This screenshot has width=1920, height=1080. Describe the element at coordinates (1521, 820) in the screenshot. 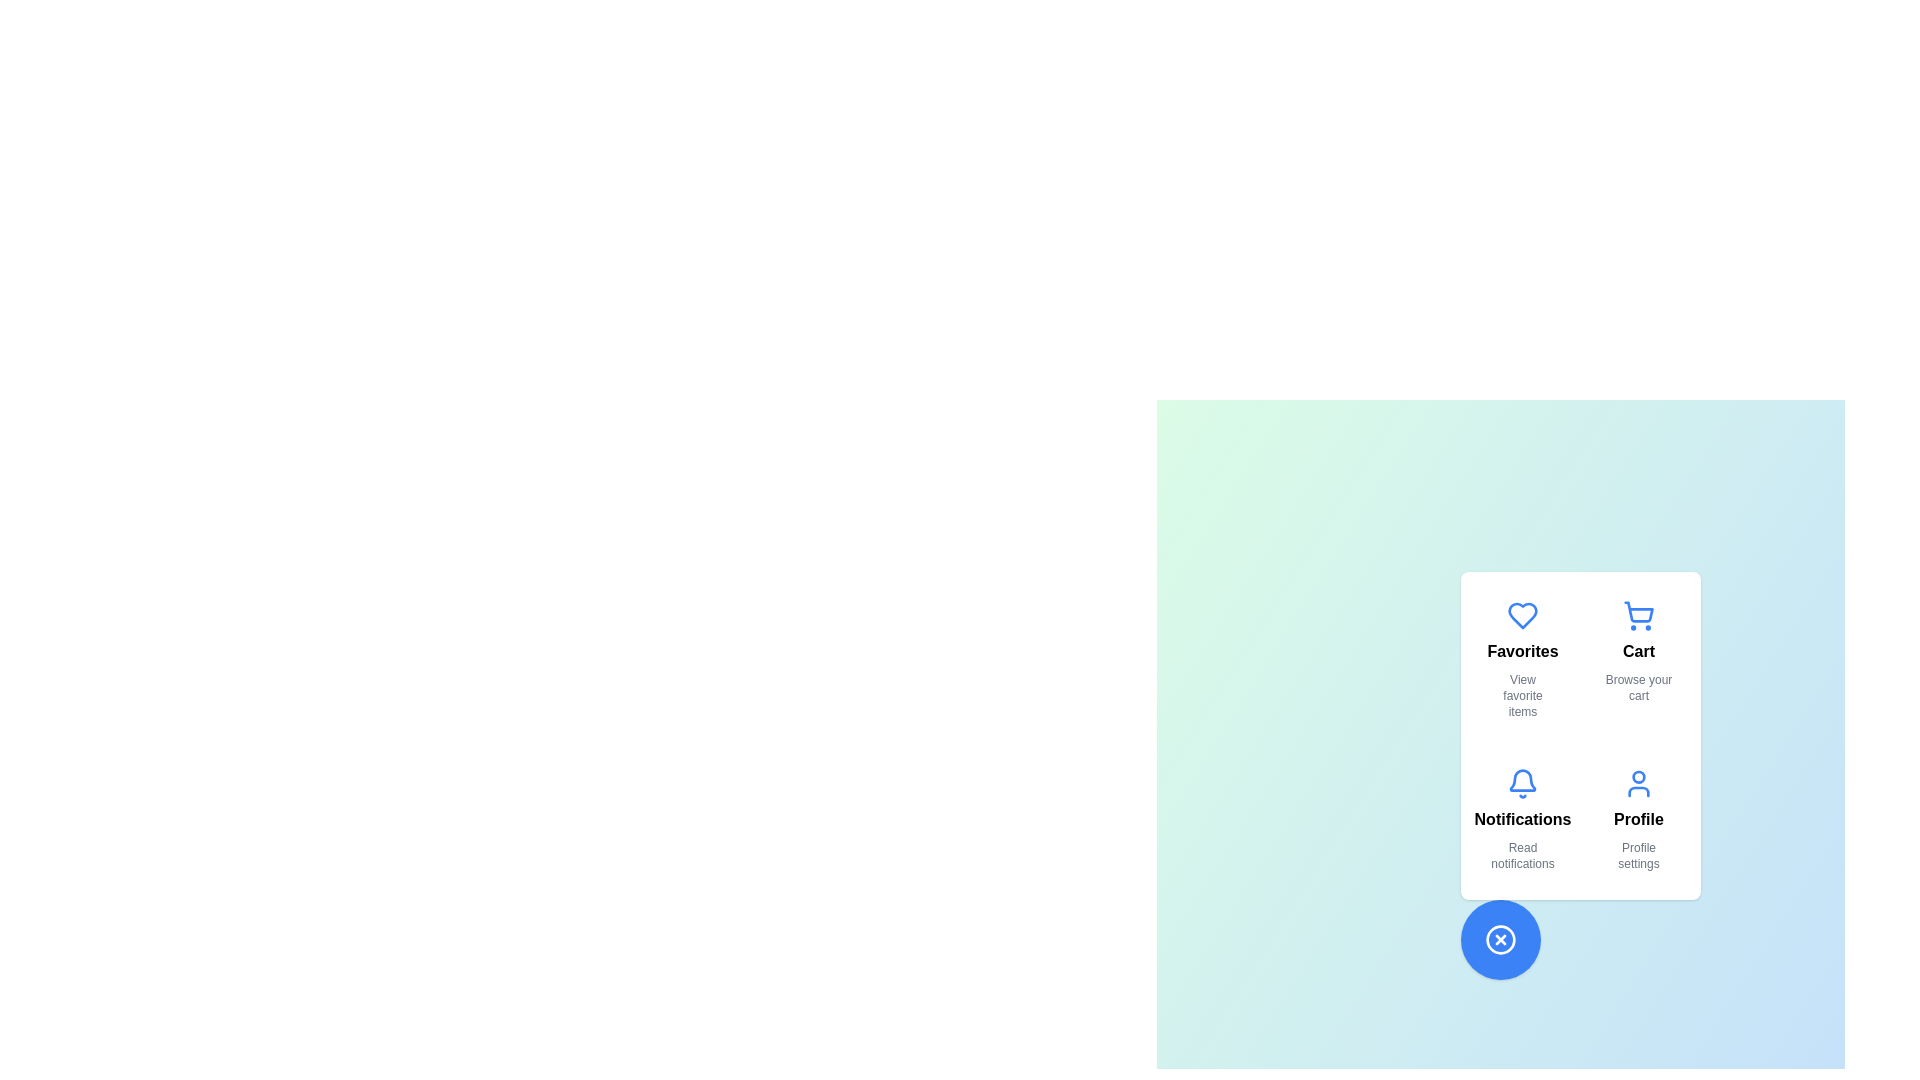

I see `the option Notifications from the displayed options in the InteractiveSpeedDial` at that location.